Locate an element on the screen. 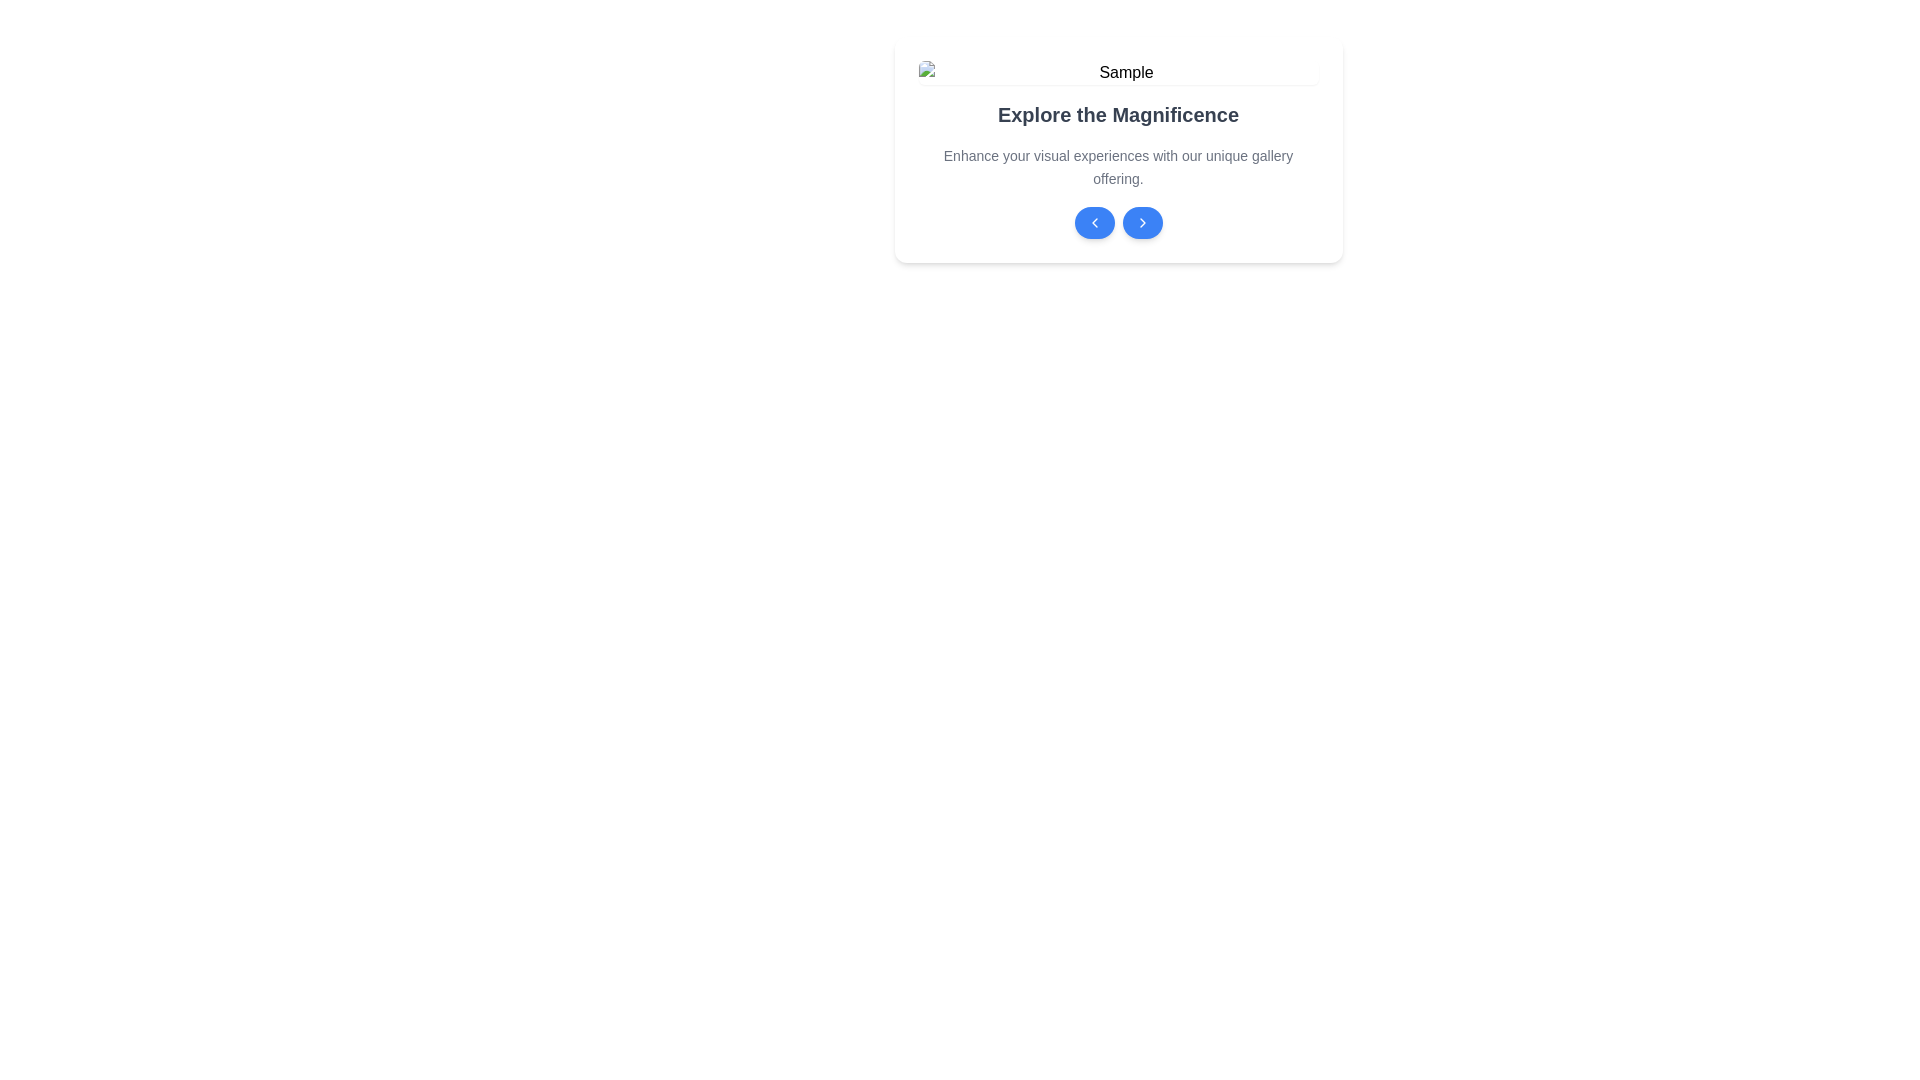  the left-pointing chevron icon, which is part of a circular button located to the left of a similar button with a right-pointing chevron is located at coordinates (1093, 222).